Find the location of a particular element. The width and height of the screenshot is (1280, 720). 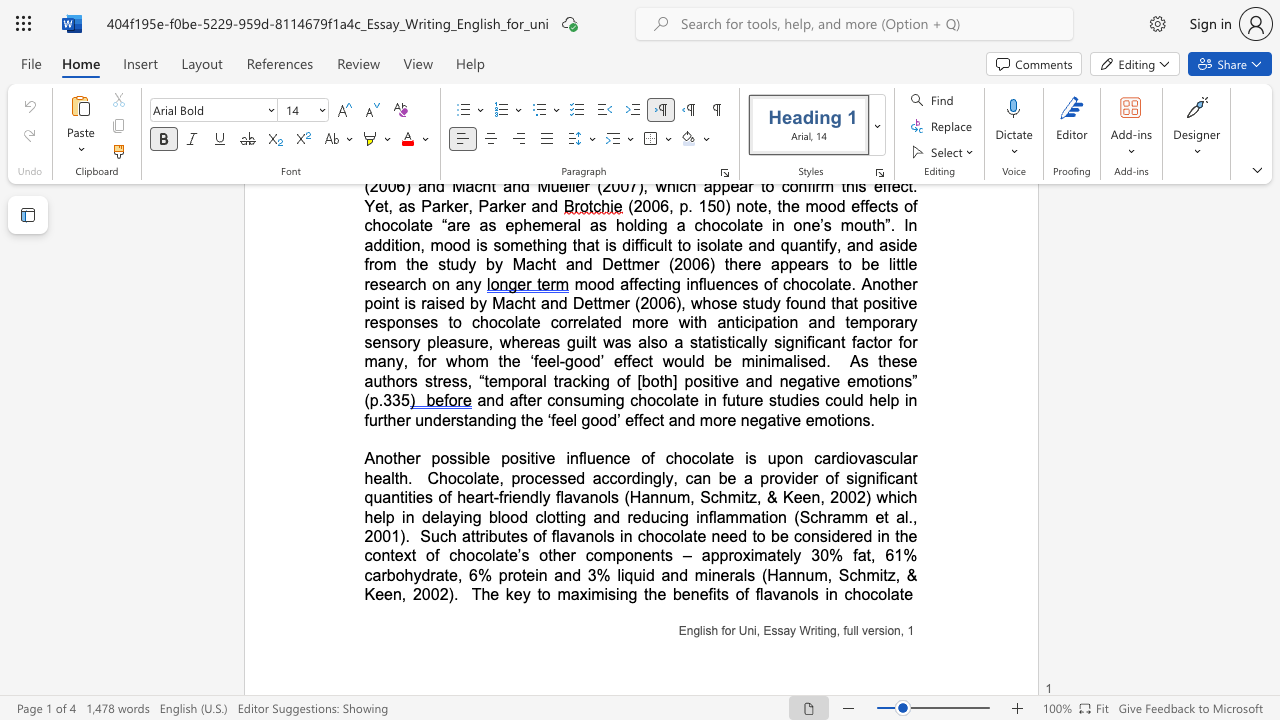

the subset text ", 2002) which help in delaying blood clotti" within the text "Chocolate, processed accordingly, can be a provider of significant quantities of heart-friendly flavanols (Hannum, Schmitz, & Keen, 2002) which help in delaying blood clotting and reducing inflammation (Schramm et al., 2001)" is located at coordinates (820, 496).